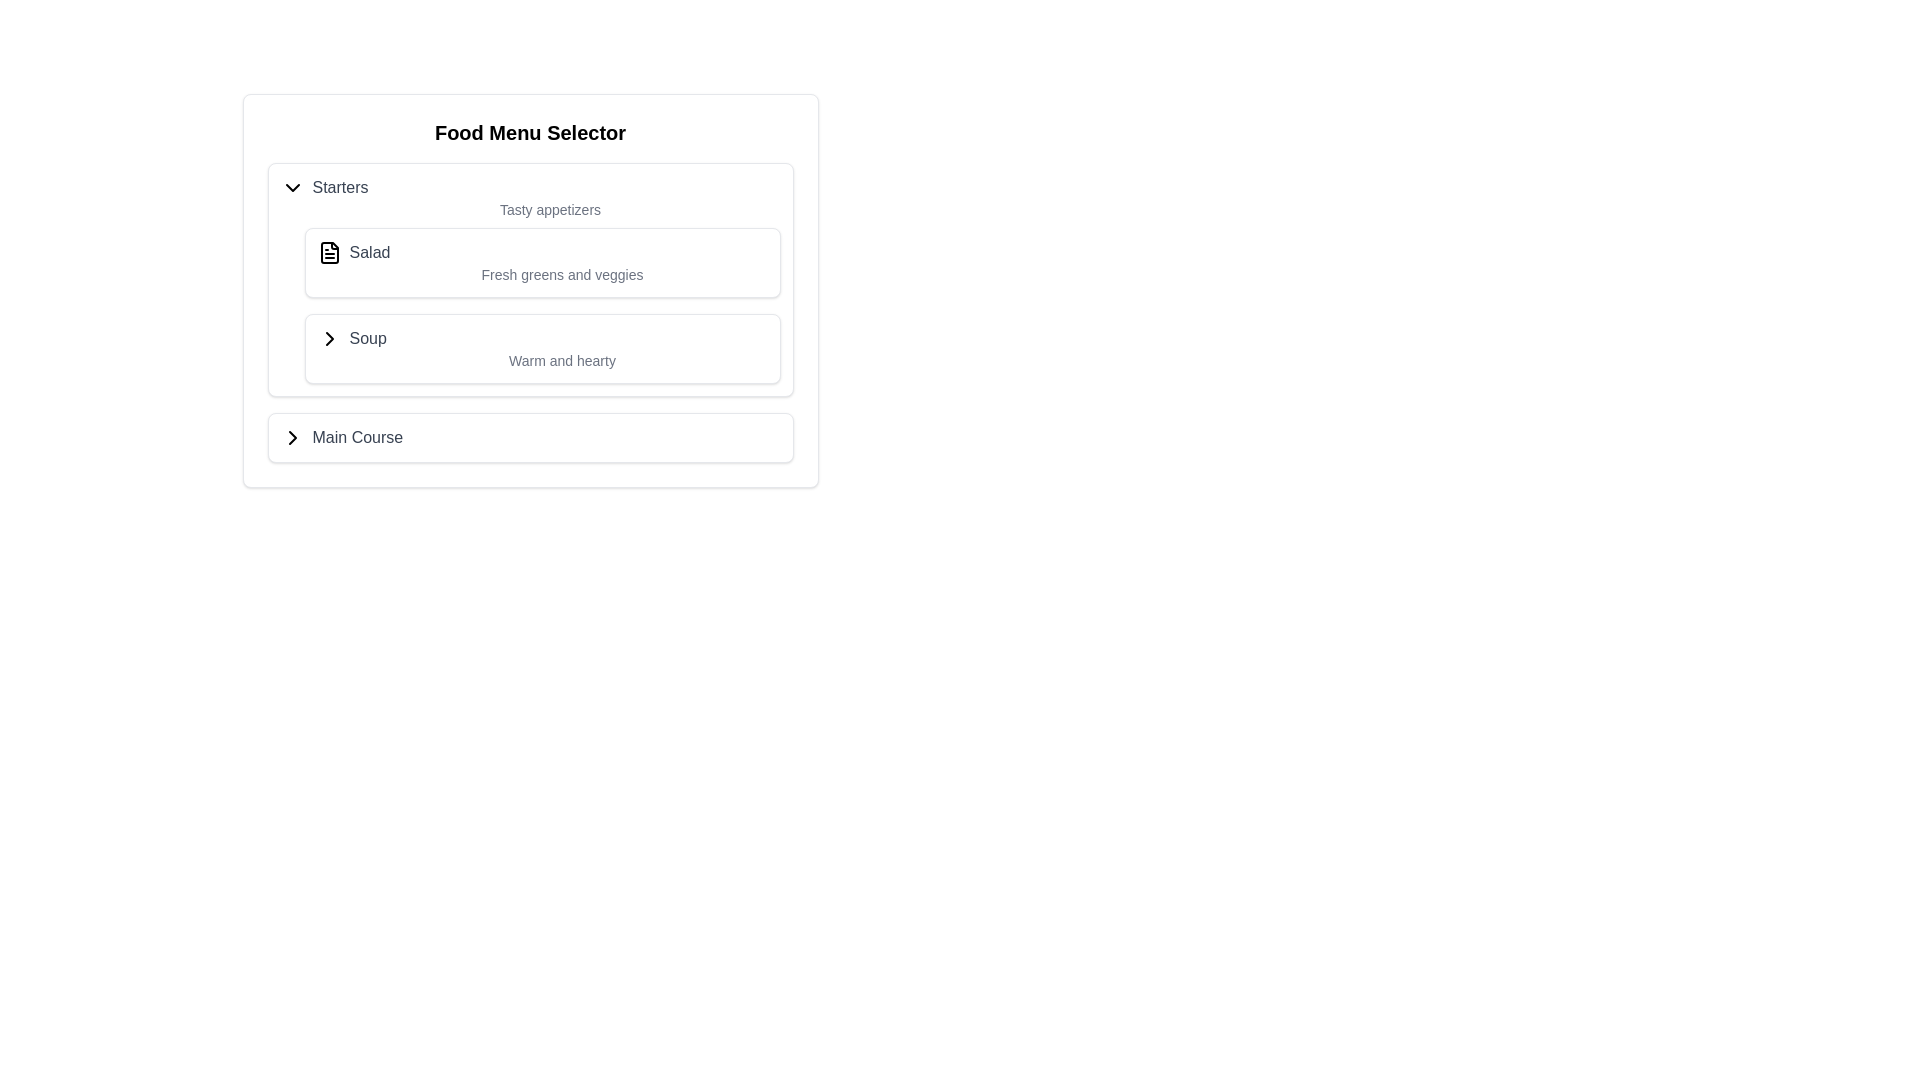 The width and height of the screenshot is (1920, 1080). What do you see at coordinates (329, 338) in the screenshot?
I see `the icon indicating the availability of additional submenu items, located in the bottom-right corner of the 'Main Course' section header` at bounding box center [329, 338].